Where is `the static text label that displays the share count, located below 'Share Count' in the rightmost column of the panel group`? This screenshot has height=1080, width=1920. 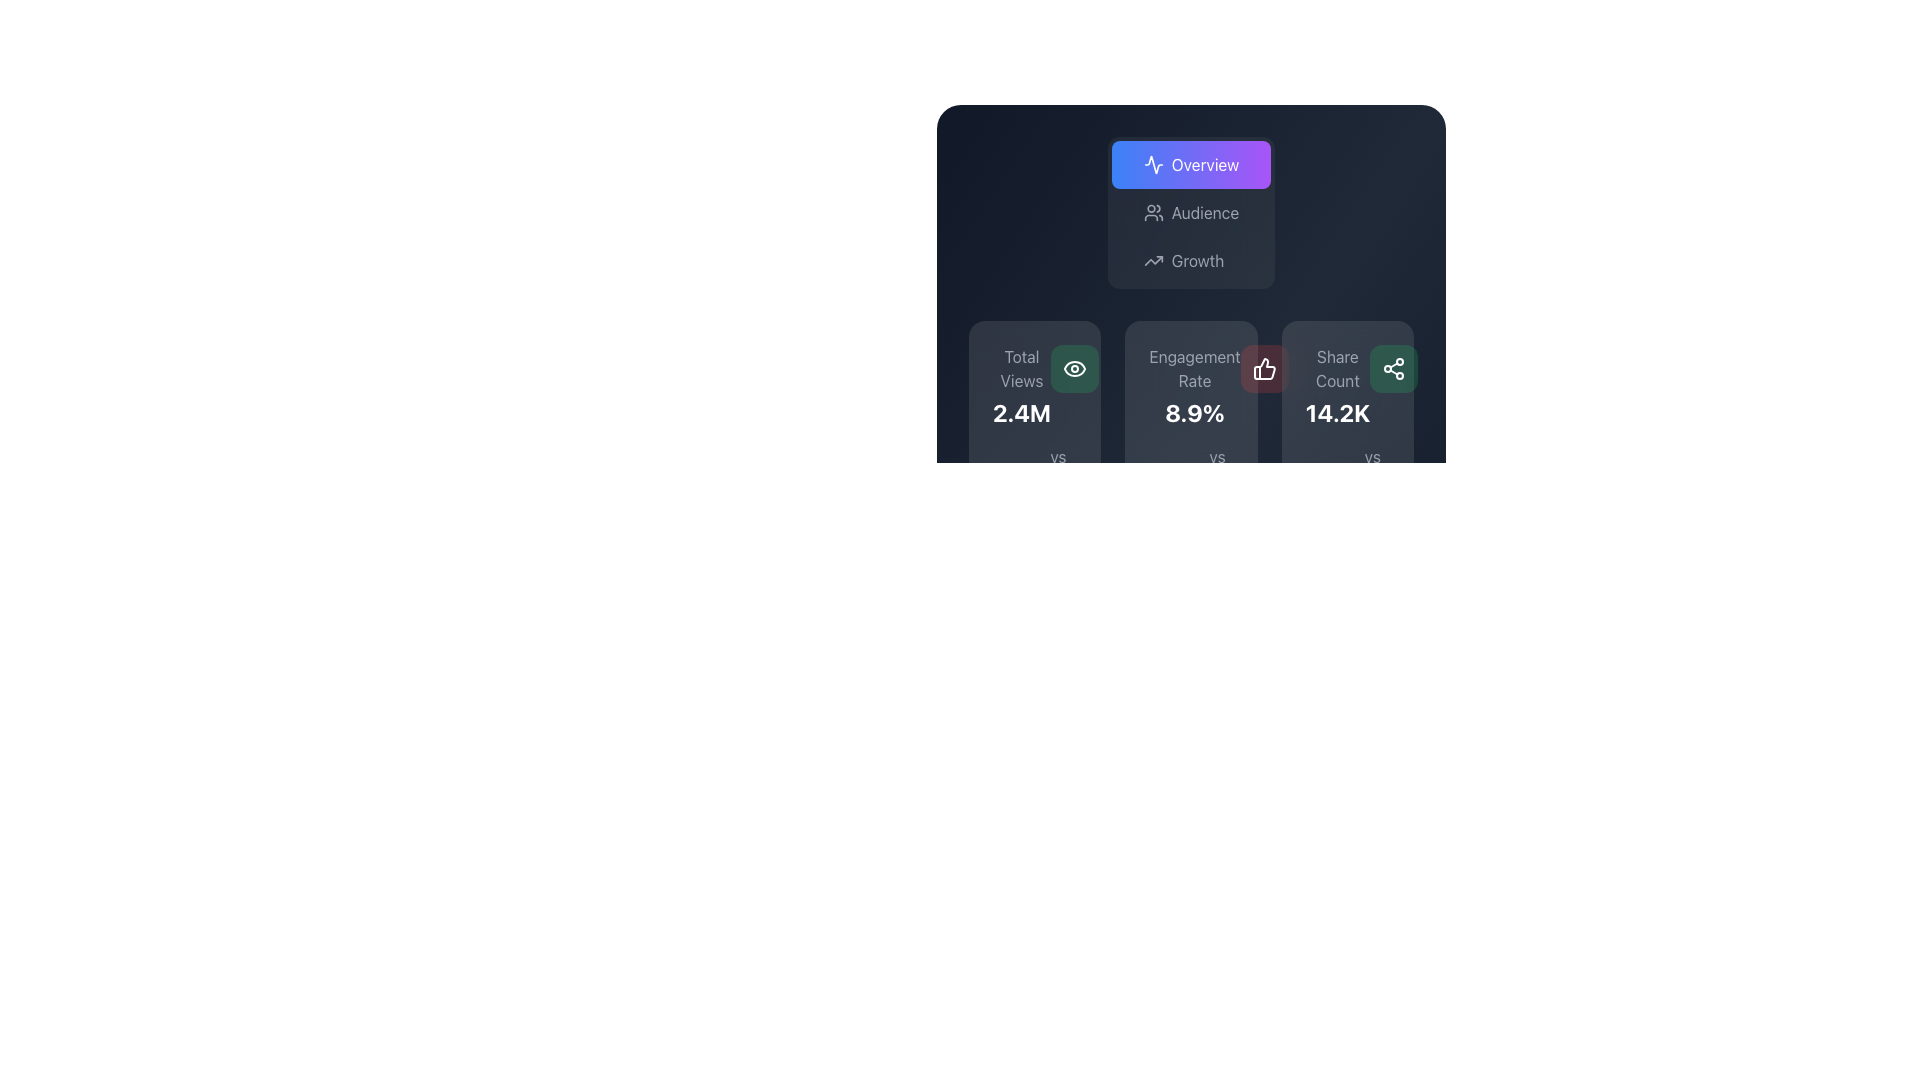
the static text label that displays the share count, located below 'Share Count' in the rightmost column of the panel group is located at coordinates (1337, 411).